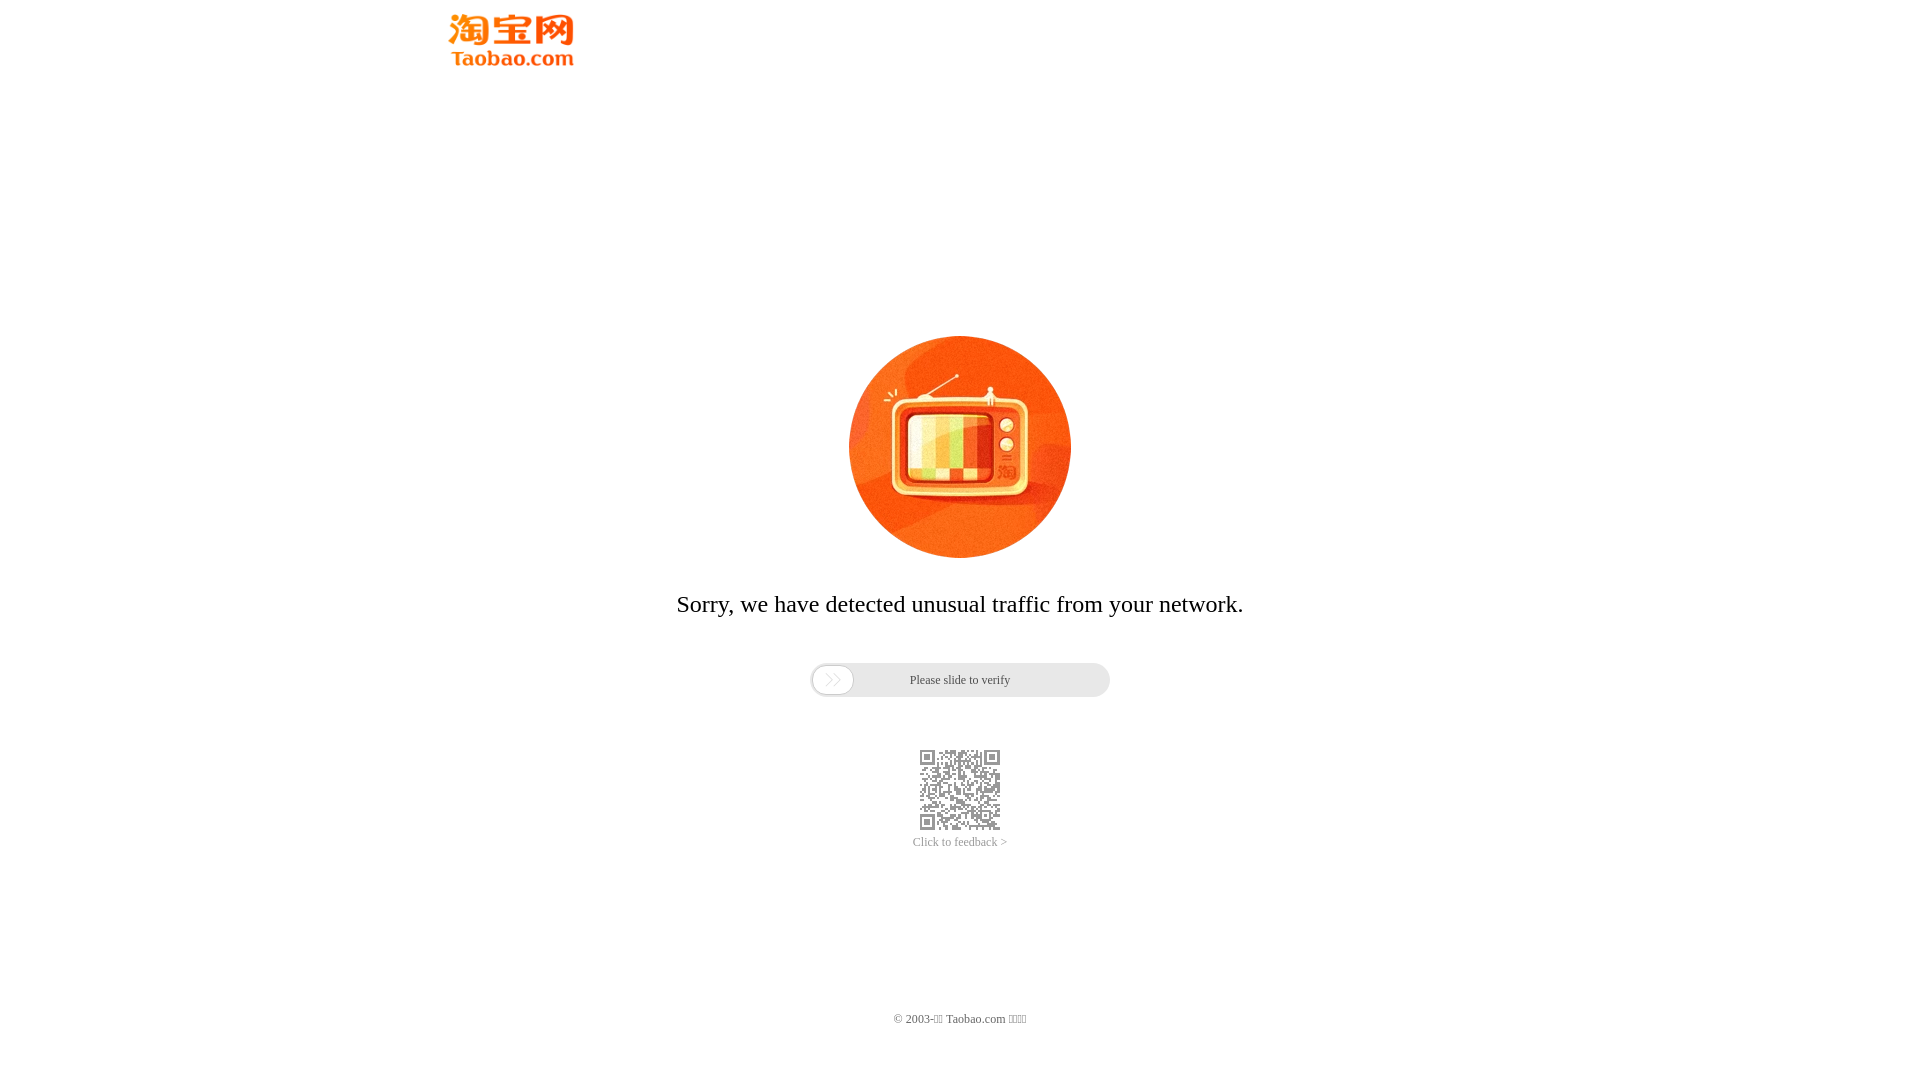 The height and width of the screenshot is (1080, 1920). What do you see at coordinates (911, 842) in the screenshot?
I see `'Click to feedback >'` at bounding box center [911, 842].